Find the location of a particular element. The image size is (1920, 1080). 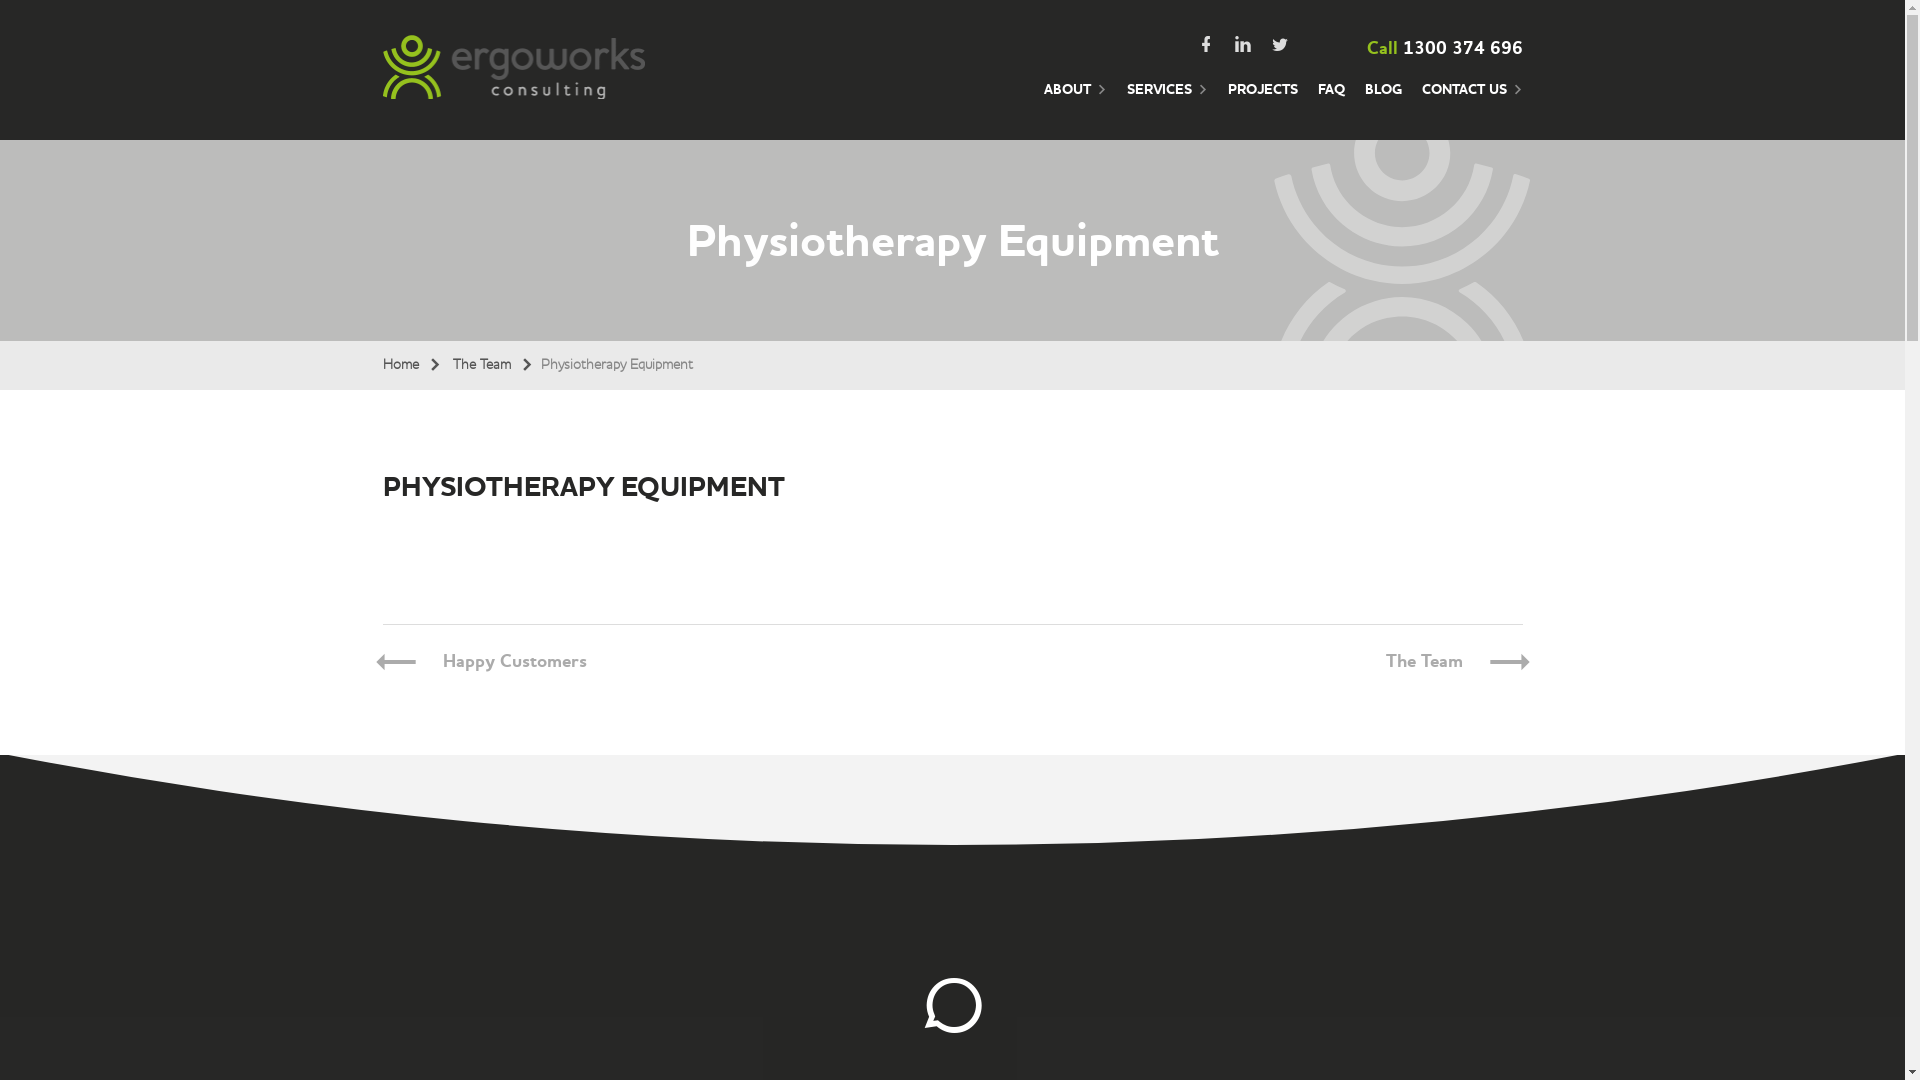

'ABOUT' is located at coordinates (1074, 100).